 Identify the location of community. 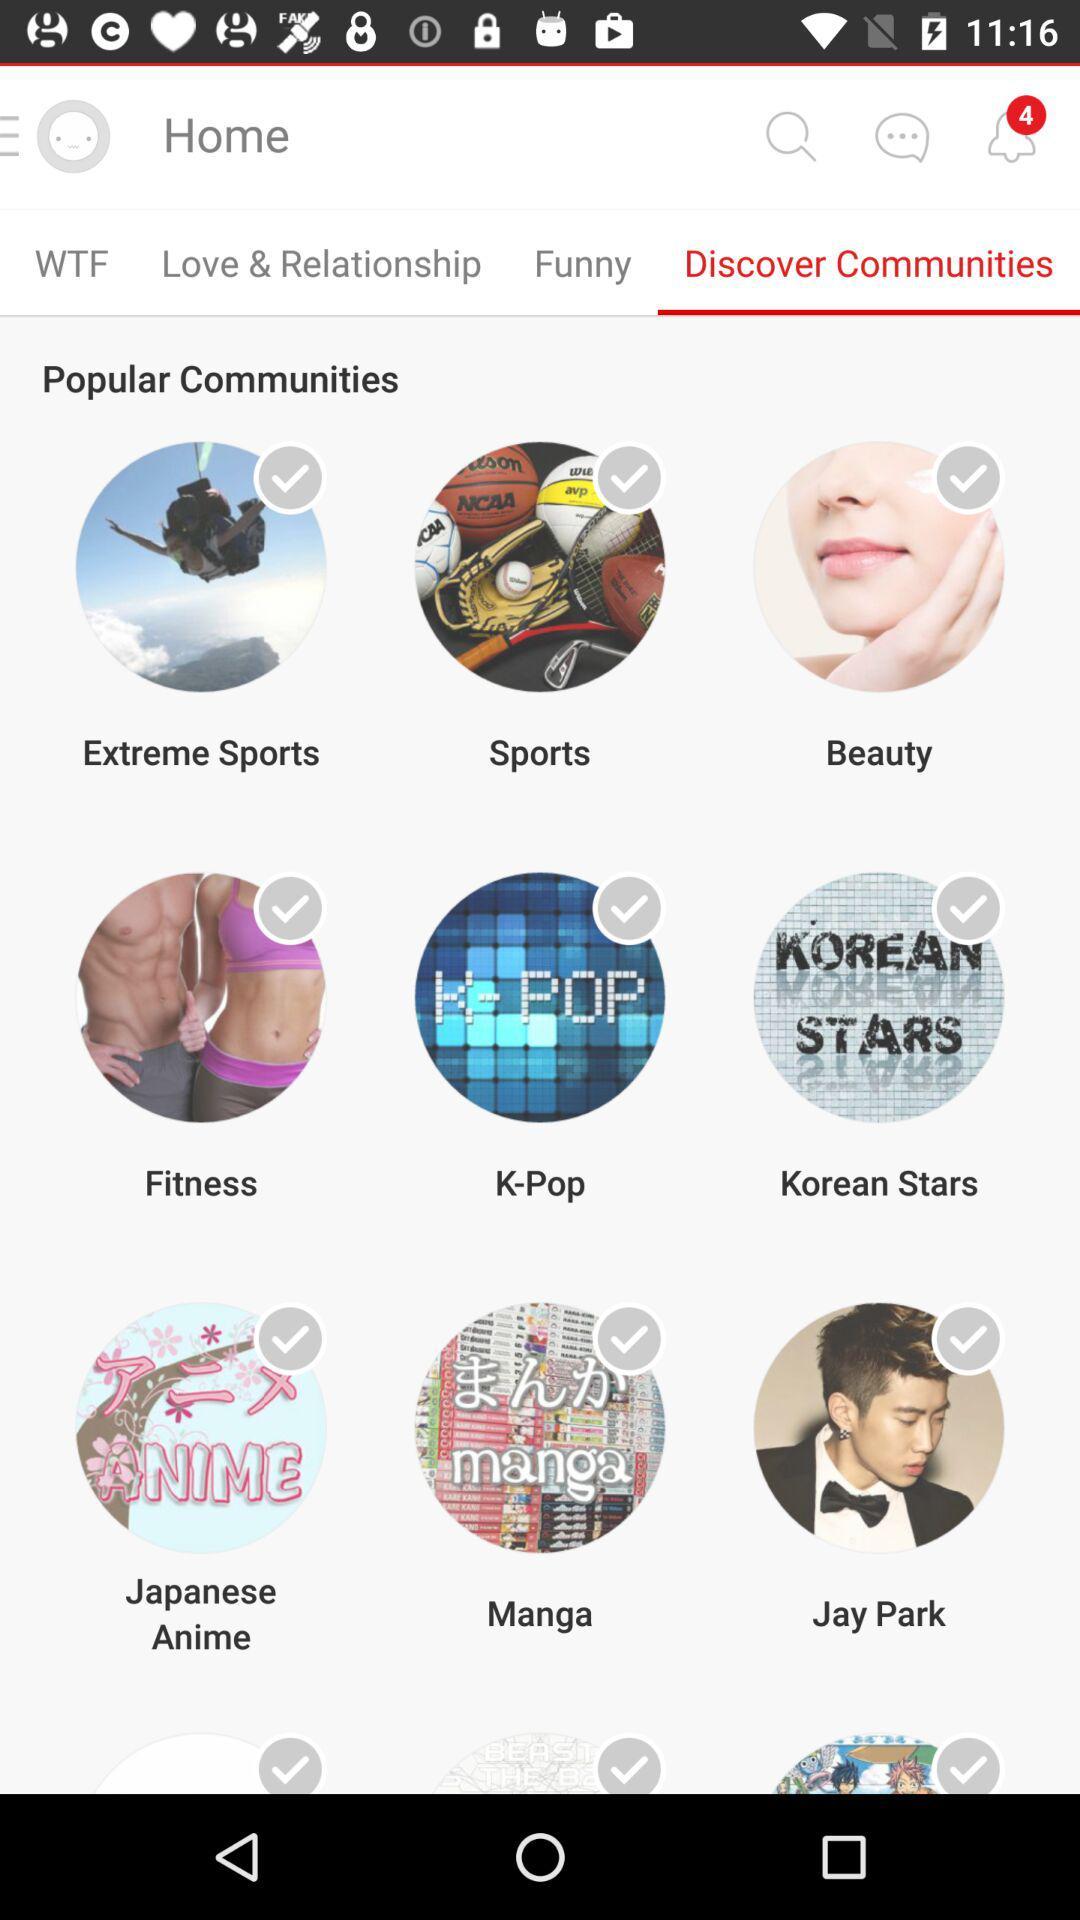
(967, 1763).